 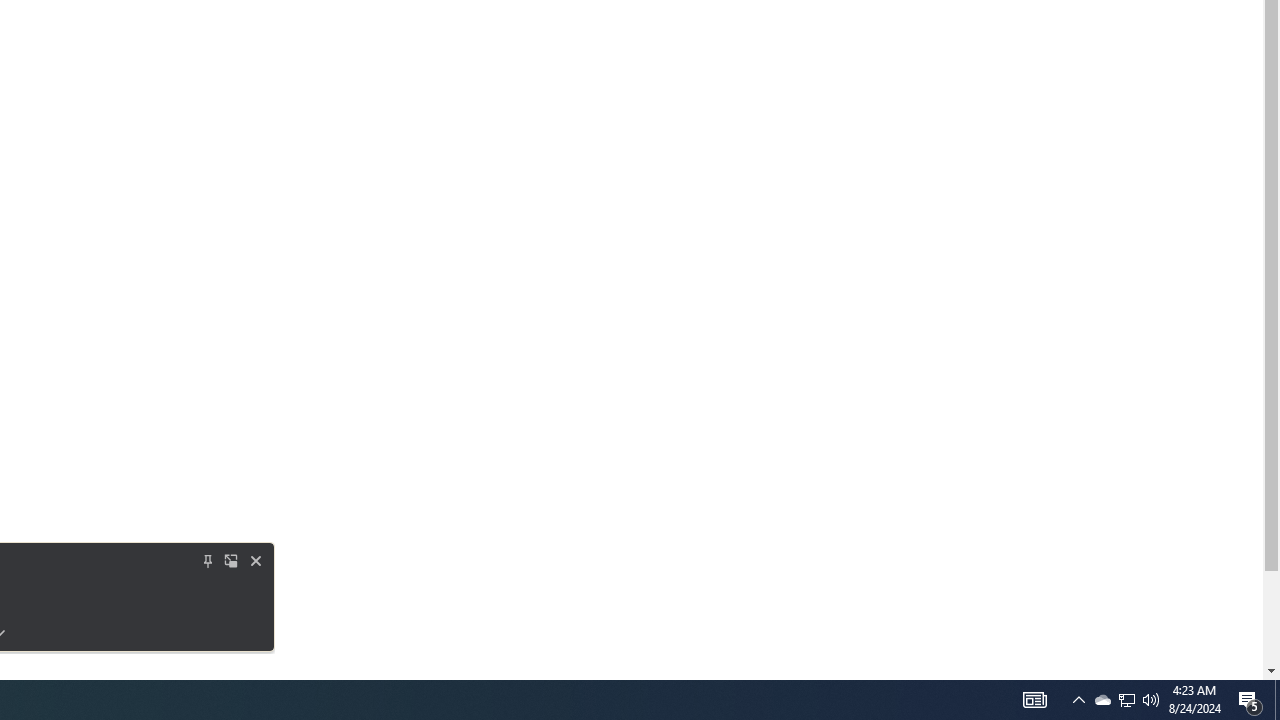 What do you see at coordinates (1127, 698) in the screenshot?
I see `'User Promoted Notification Area'` at bounding box center [1127, 698].